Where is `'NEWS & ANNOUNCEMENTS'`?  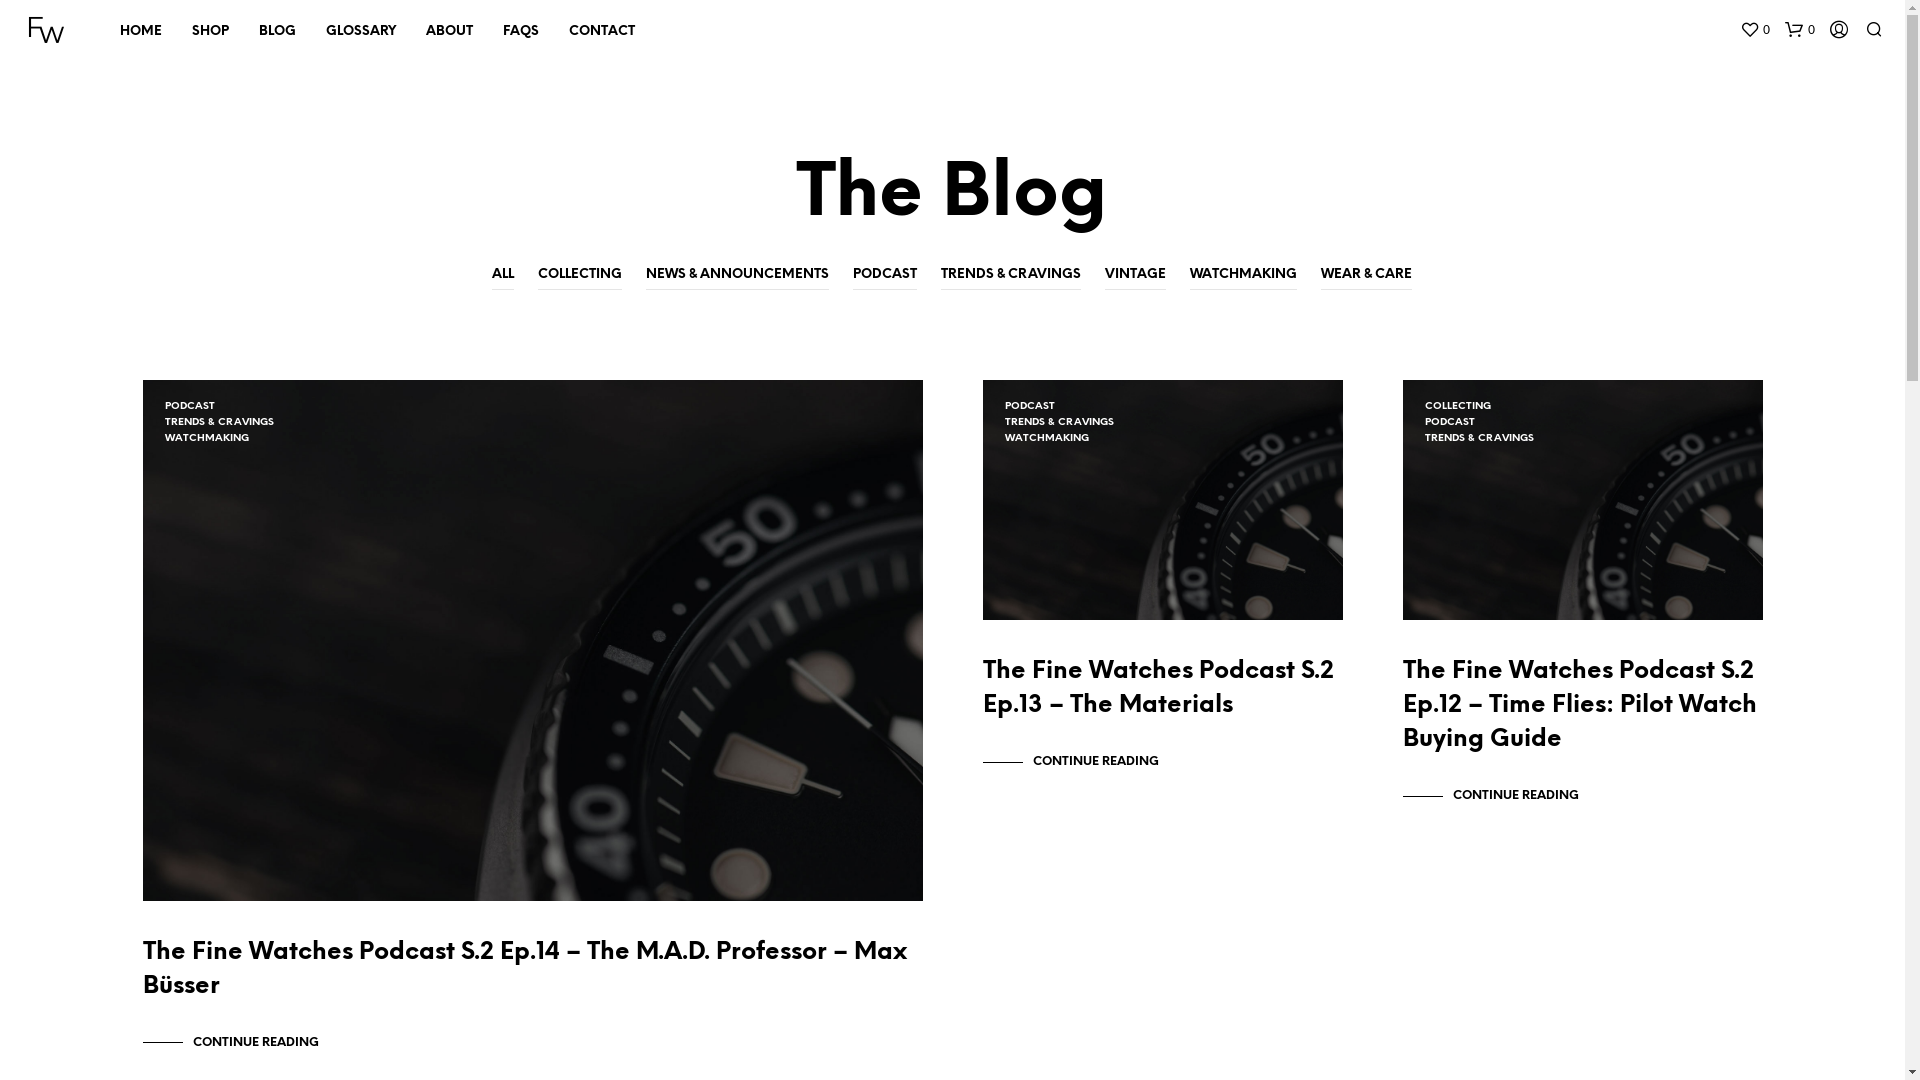 'NEWS & ANNOUNCEMENTS' is located at coordinates (646, 275).